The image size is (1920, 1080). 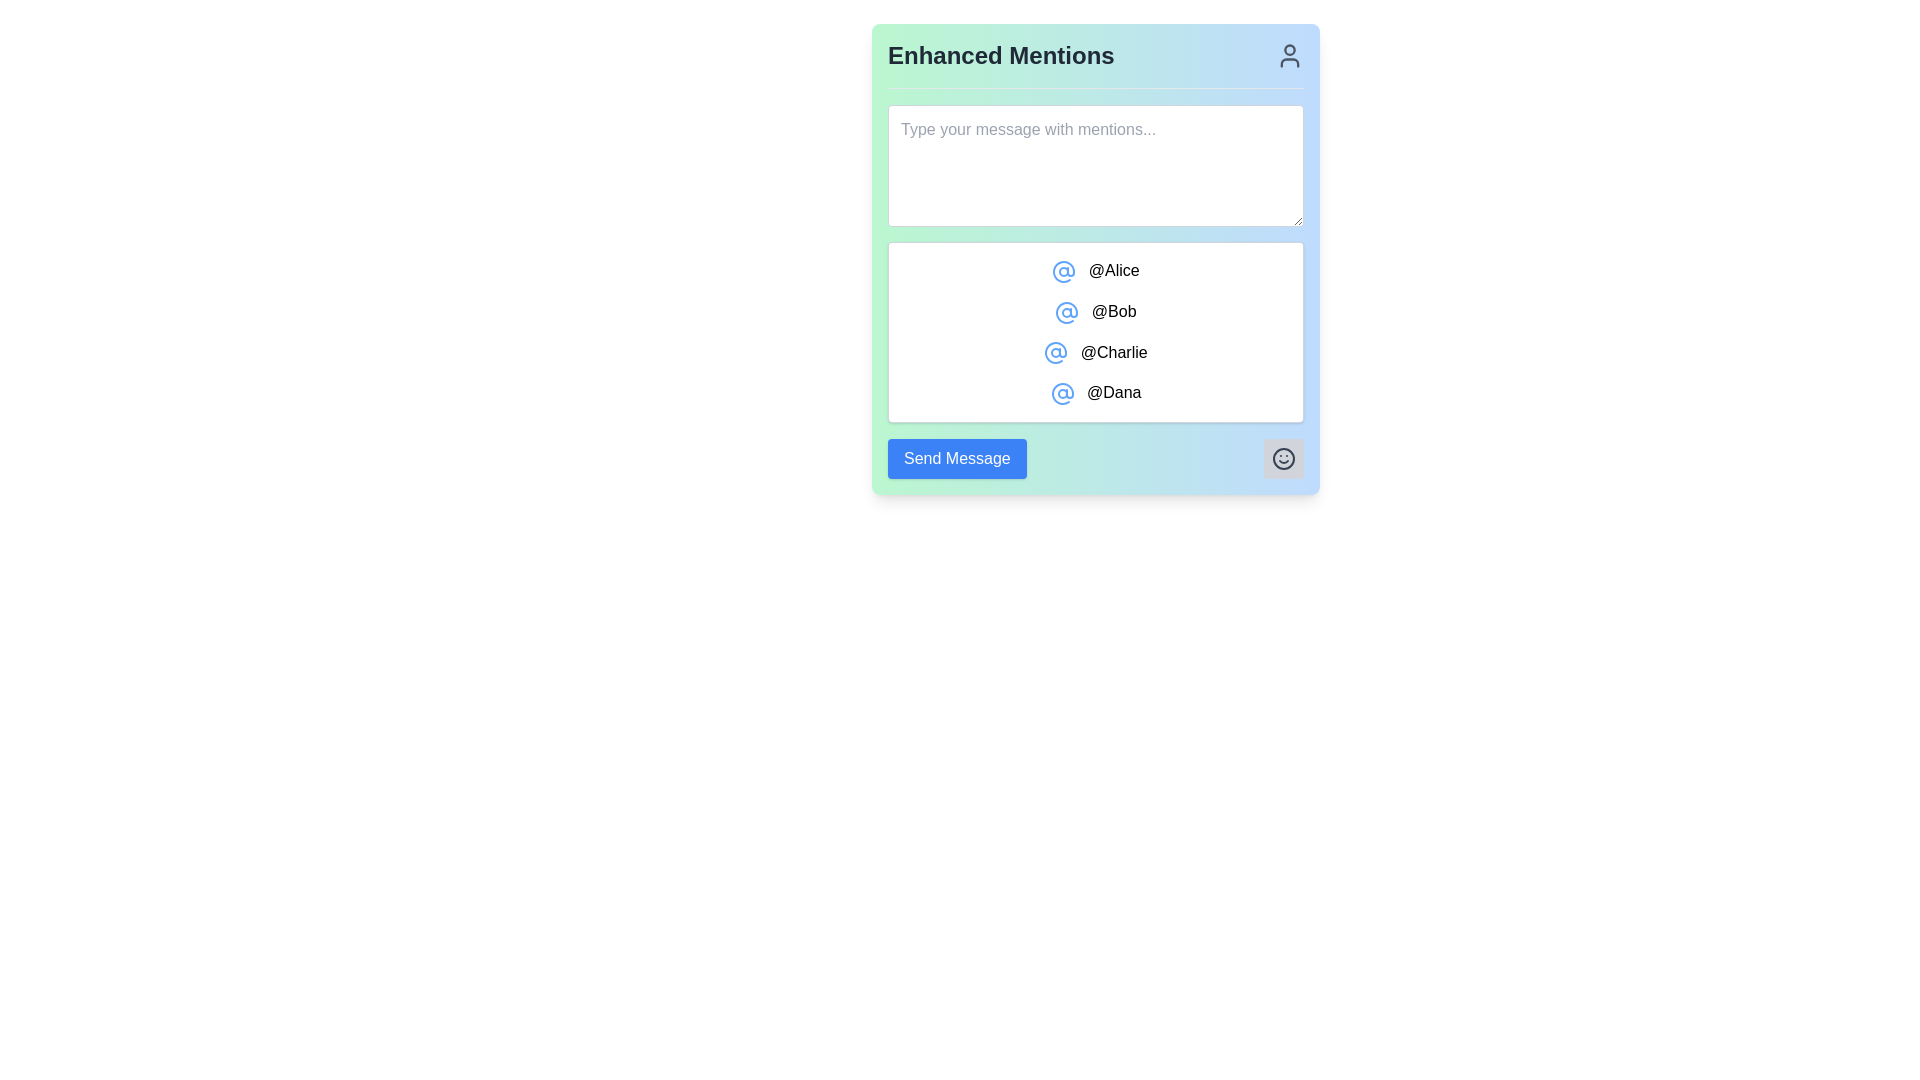 What do you see at coordinates (1283, 459) in the screenshot?
I see `the interactive button located in the lower-right corner of the 'Enhanced Mentions' box, adjacent to the 'Send Message' button` at bounding box center [1283, 459].